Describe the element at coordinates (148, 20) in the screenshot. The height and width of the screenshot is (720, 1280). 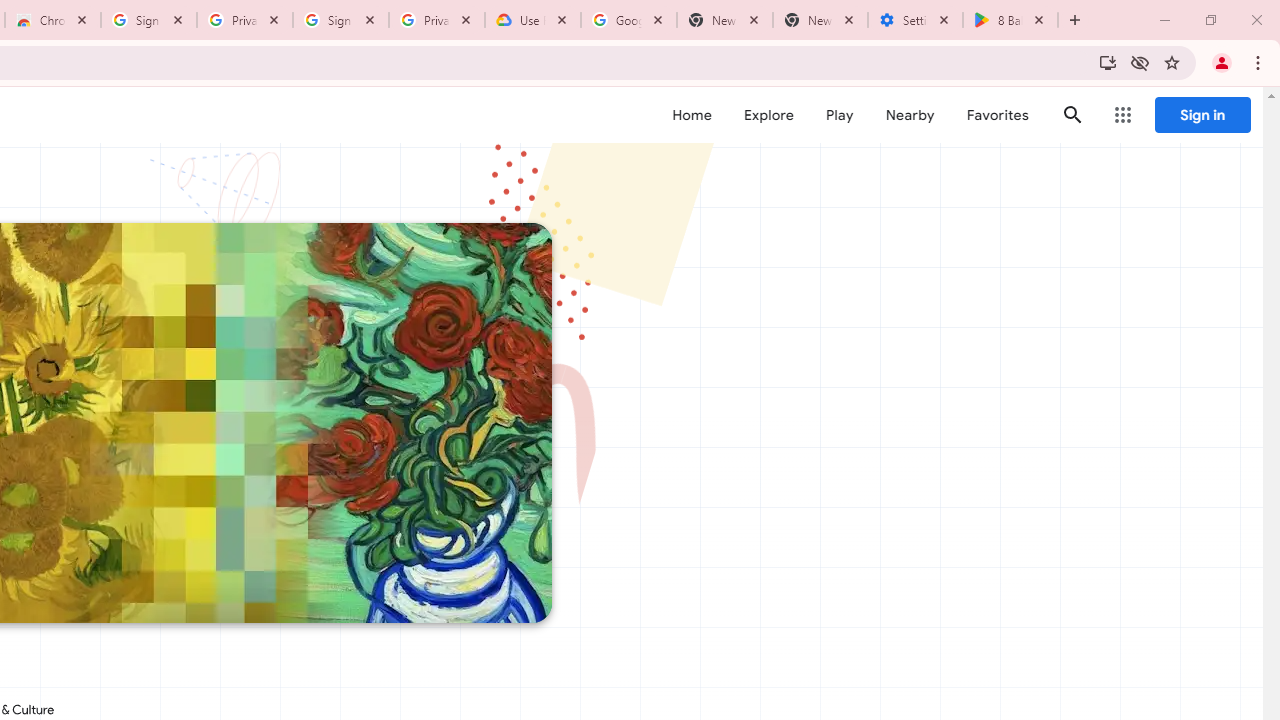
I see `'Sign in - Google Accounts'` at that location.